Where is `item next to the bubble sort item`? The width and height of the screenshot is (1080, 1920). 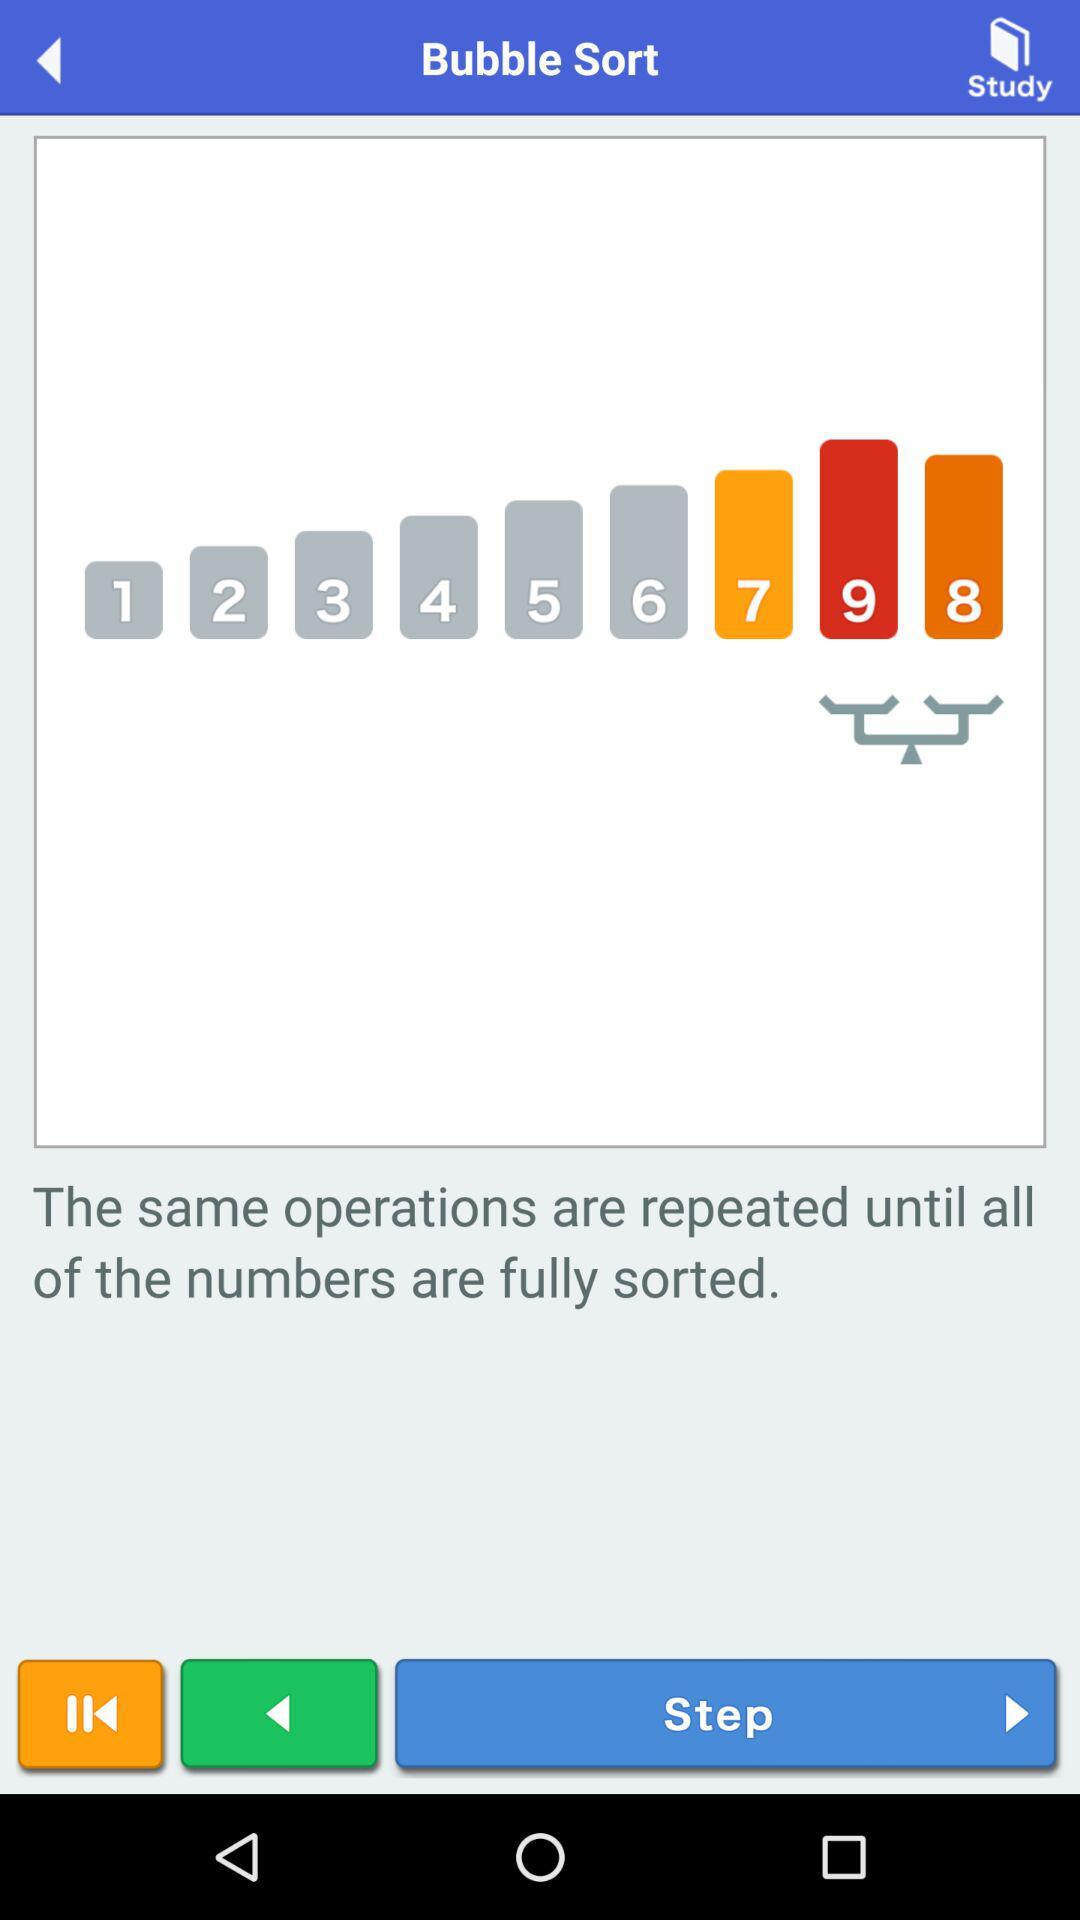
item next to the bubble sort item is located at coordinates (1010, 56).